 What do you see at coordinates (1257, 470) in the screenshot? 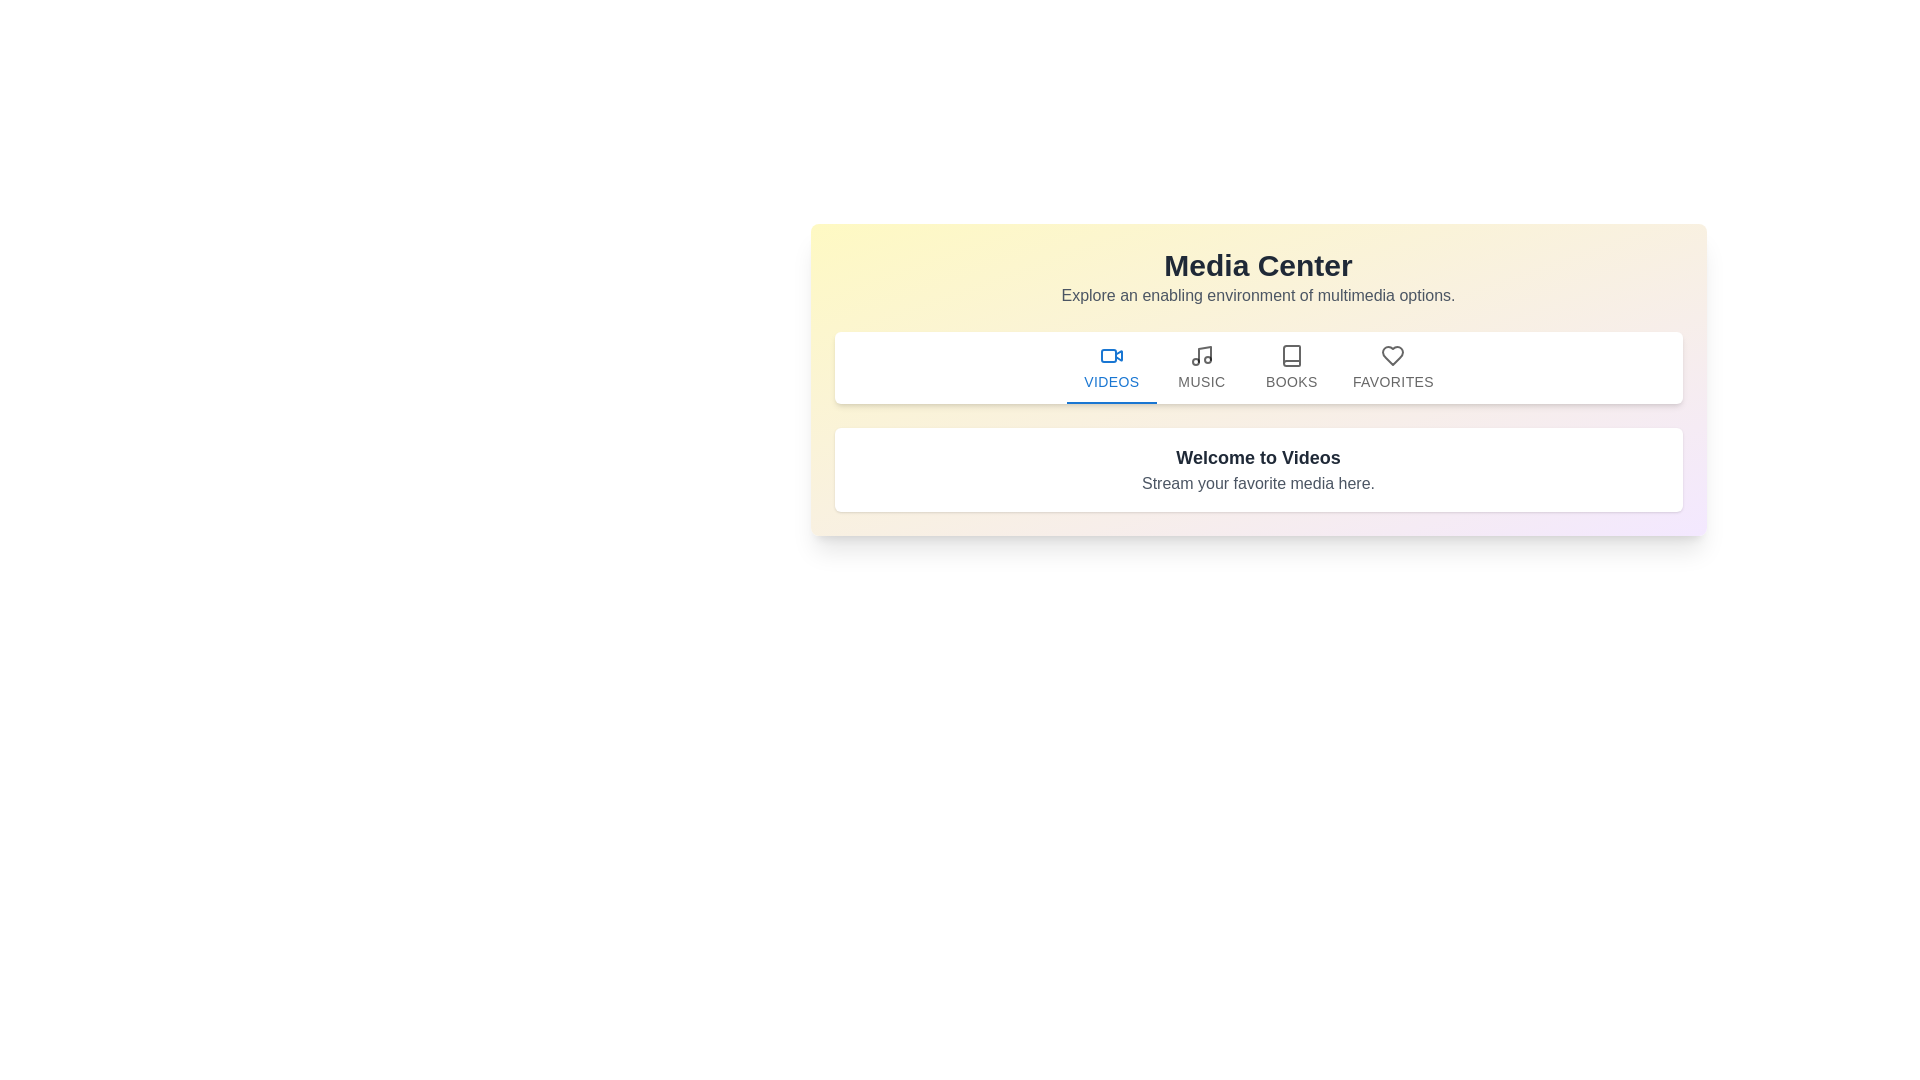
I see `the Informational Banner titled 'Welcome to Videos' which contains the text 'Stream your favorite media here.'` at bounding box center [1257, 470].